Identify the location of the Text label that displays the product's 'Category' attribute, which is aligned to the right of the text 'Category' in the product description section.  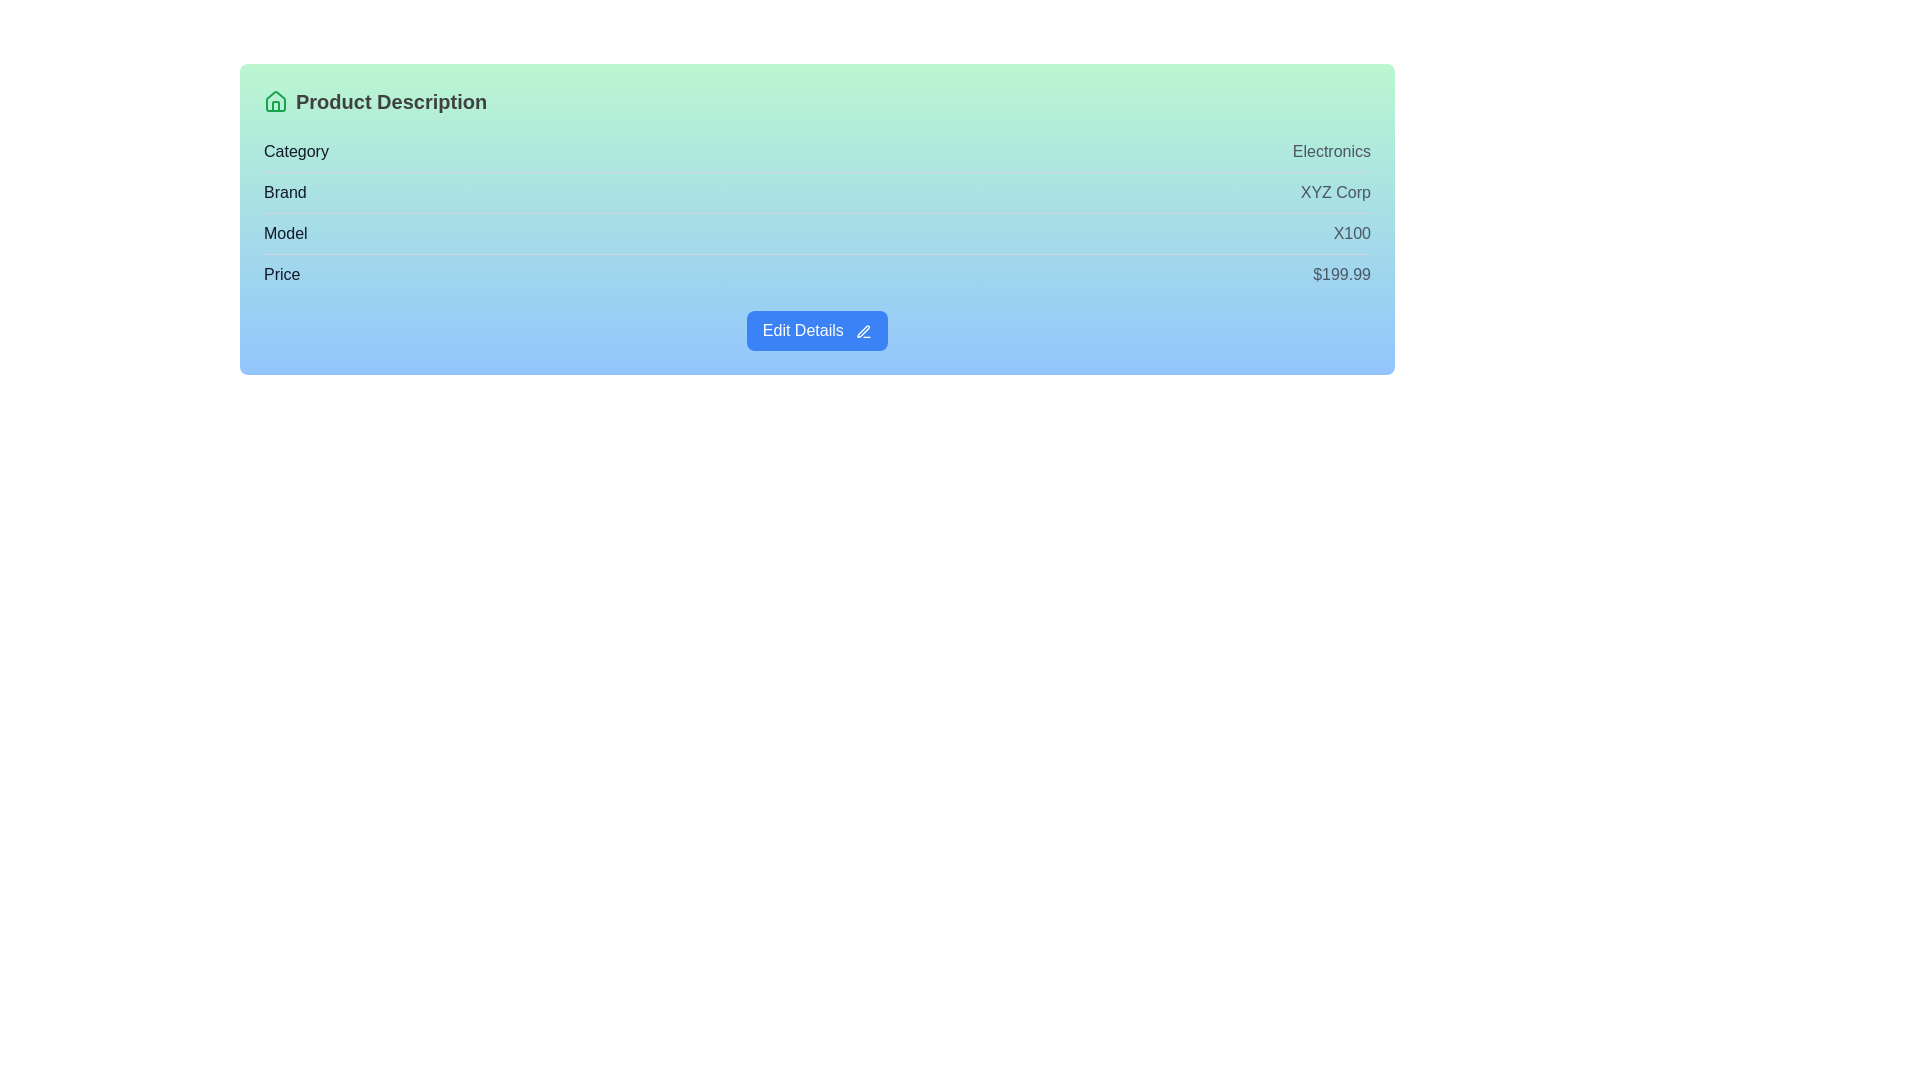
(1331, 150).